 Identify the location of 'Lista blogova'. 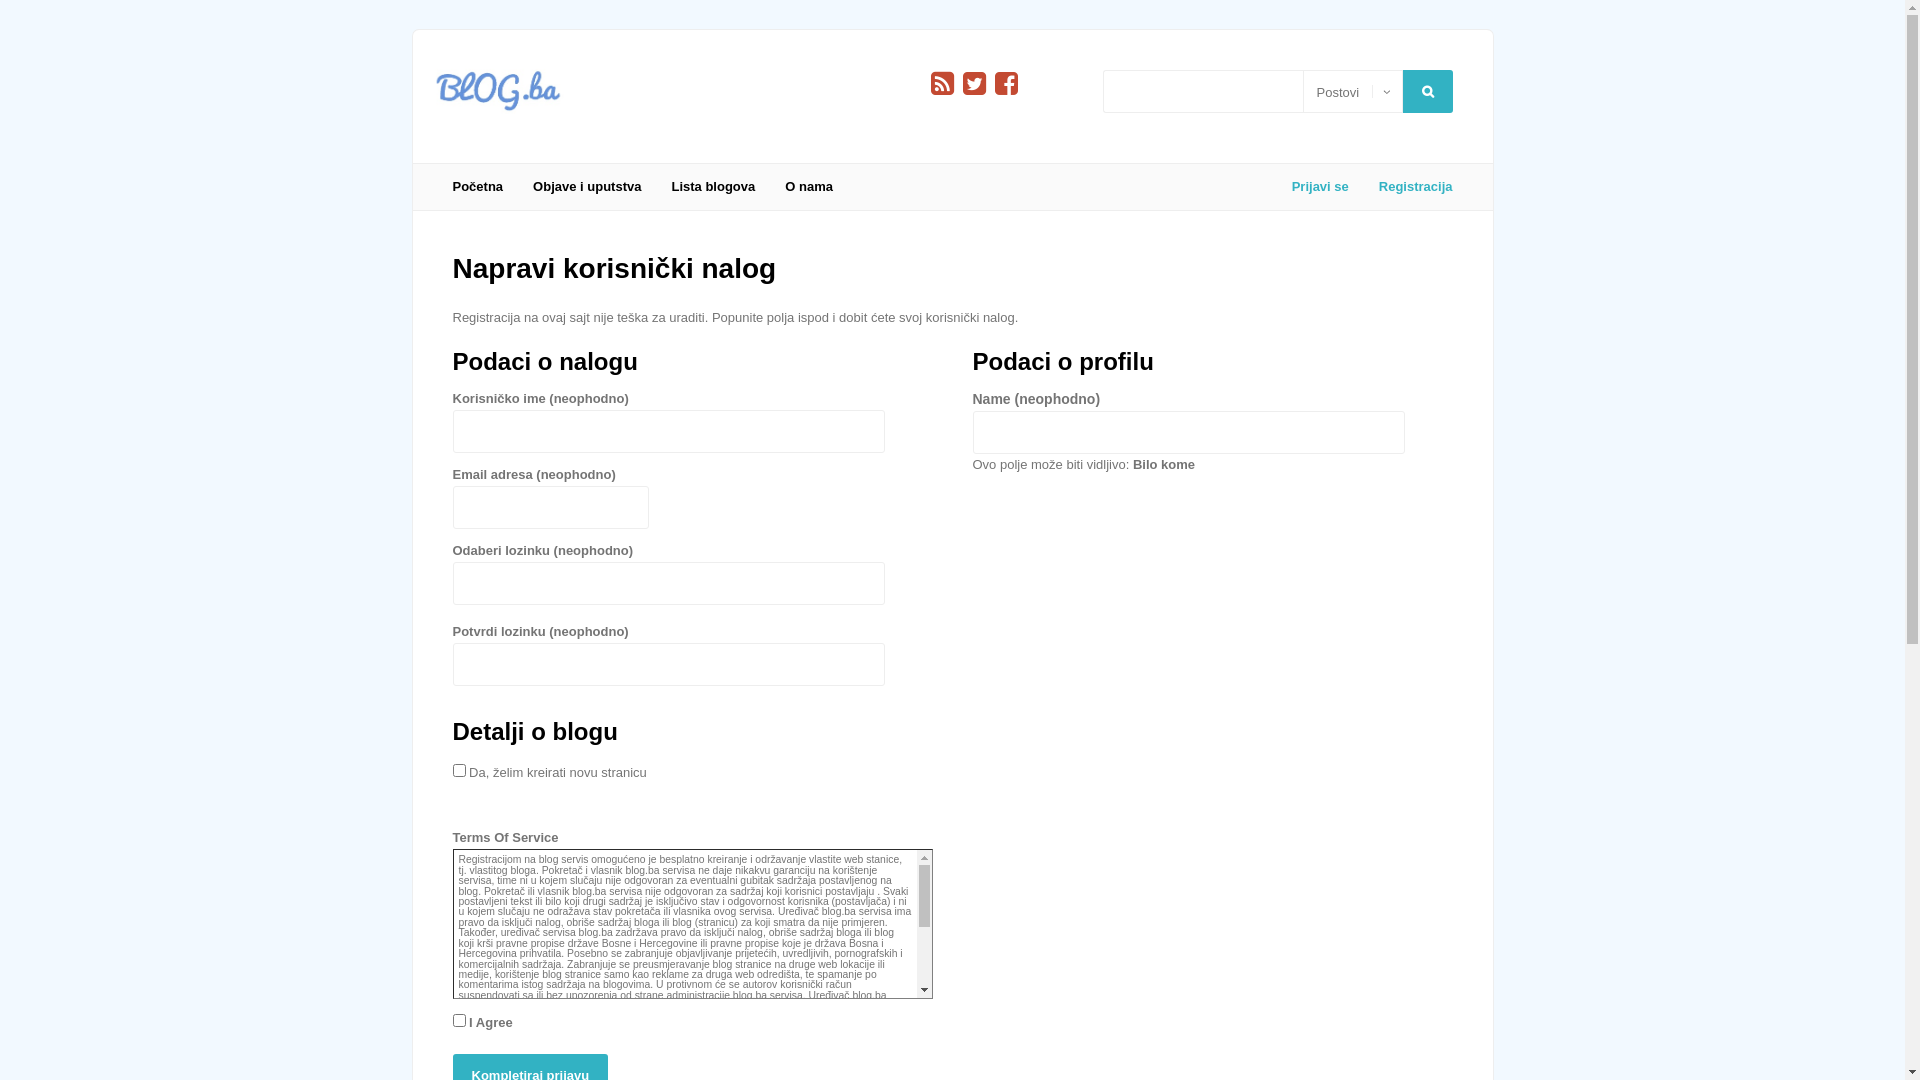
(713, 186).